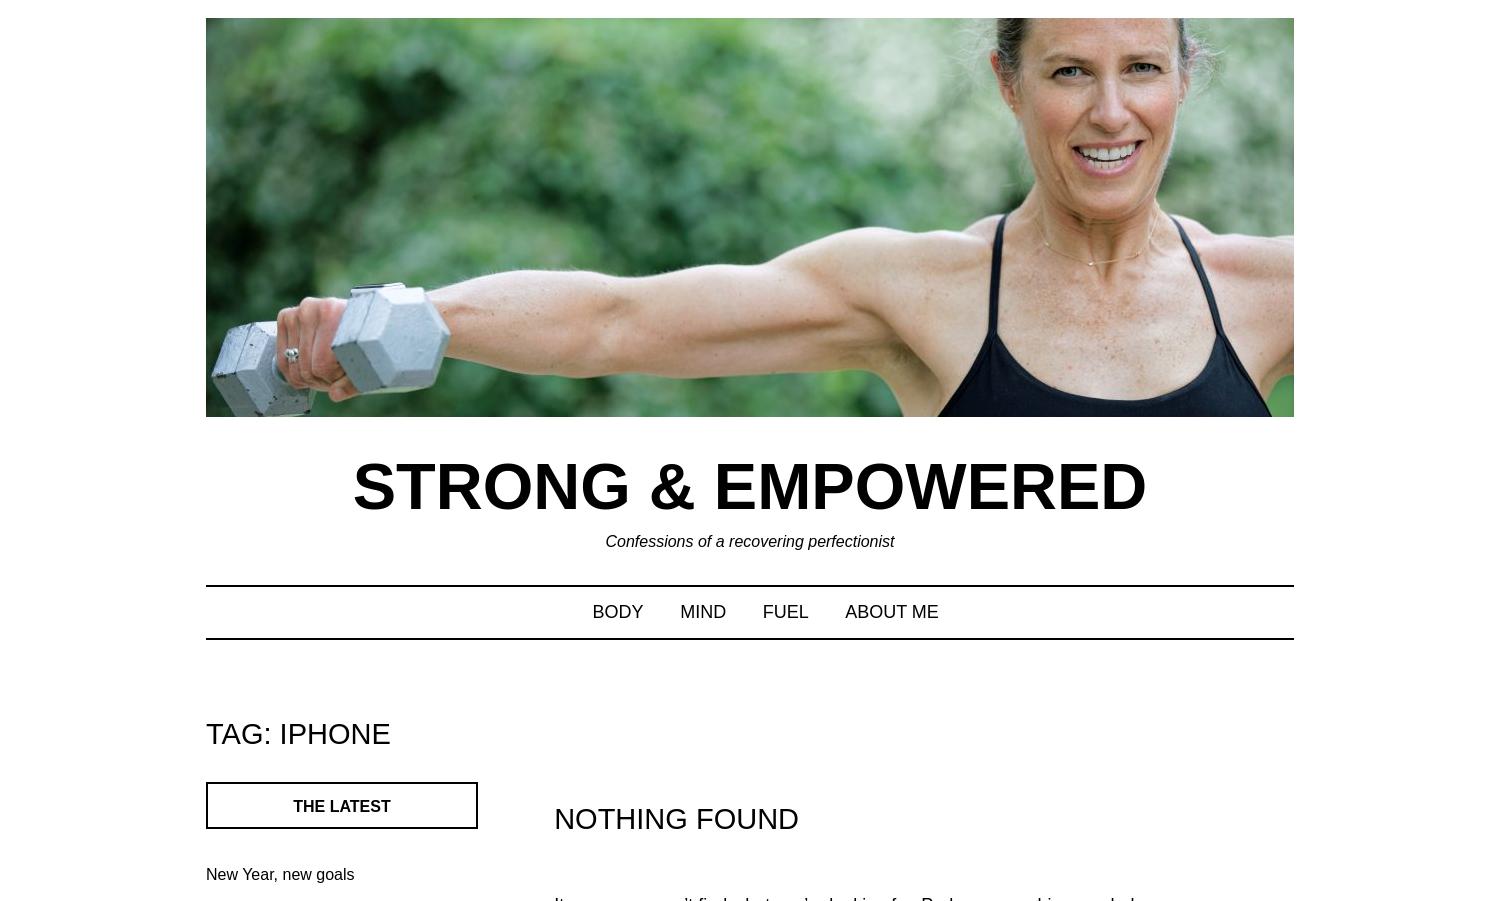 The image size is (1500, 901). I want to click on 'The latest', so click(340, 804).